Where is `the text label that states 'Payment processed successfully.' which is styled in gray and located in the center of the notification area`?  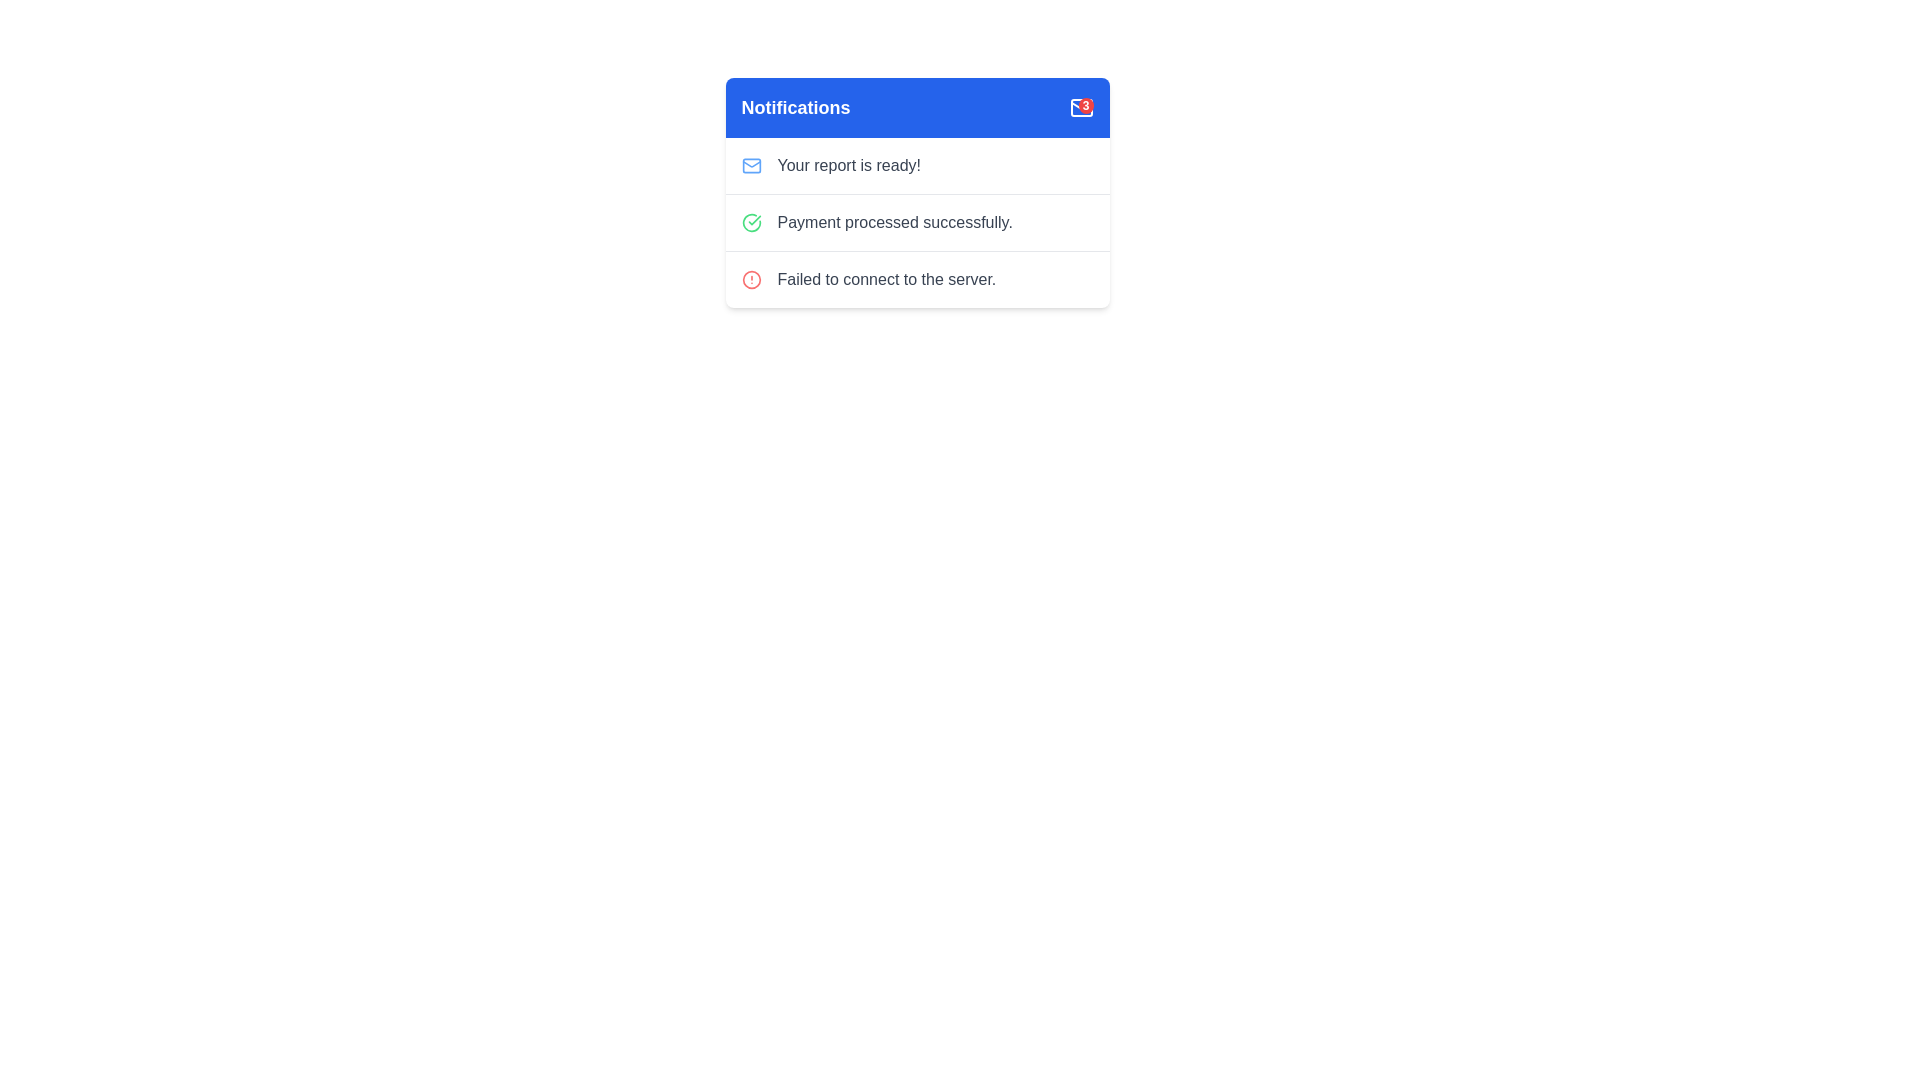
the text label that states 'Payment processed successfully.' which is styled in gray and located in the center of the notification area is located at coordinates (894, 223).